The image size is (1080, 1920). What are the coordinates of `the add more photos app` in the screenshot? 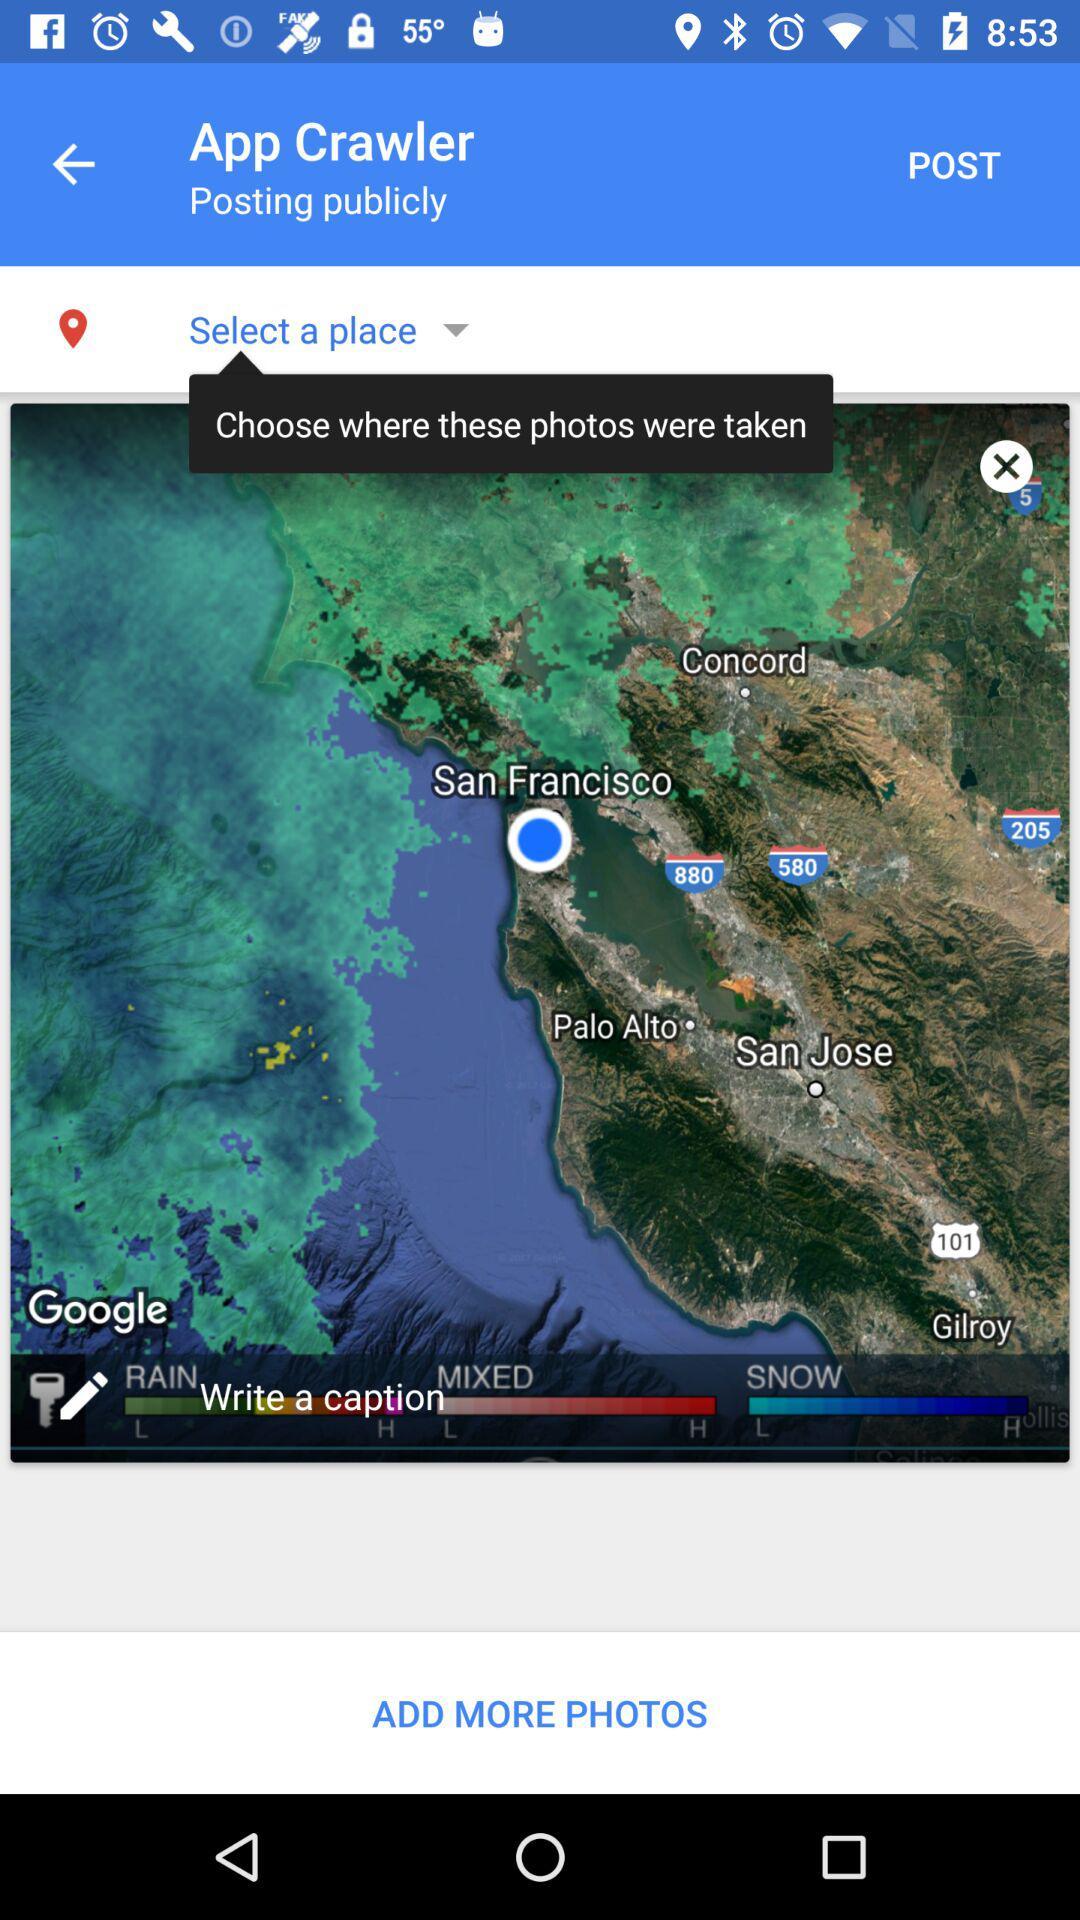 It's located at (540, 1712).